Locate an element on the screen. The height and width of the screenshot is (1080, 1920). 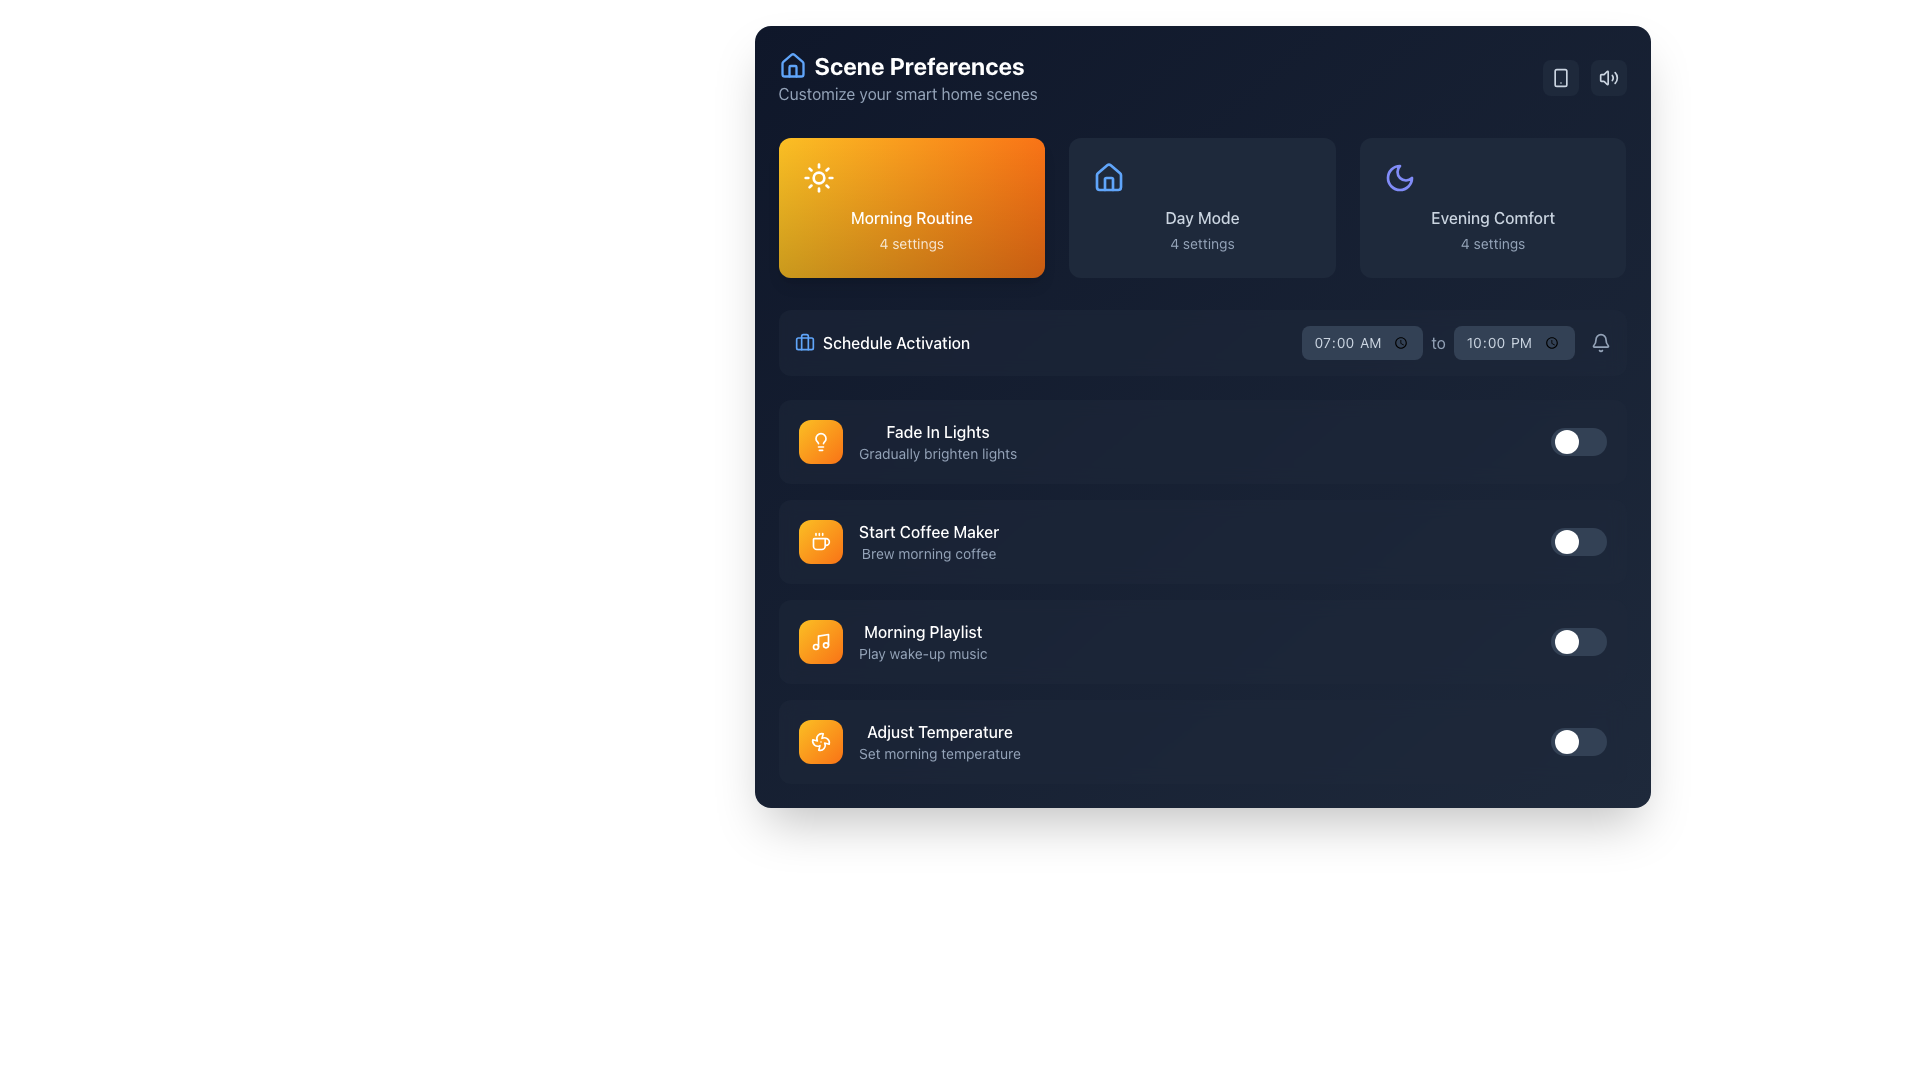
the toggle switch of the fourth list item under the 'Schedule Activation' section to change its state is located at coordinates (1201, 741).